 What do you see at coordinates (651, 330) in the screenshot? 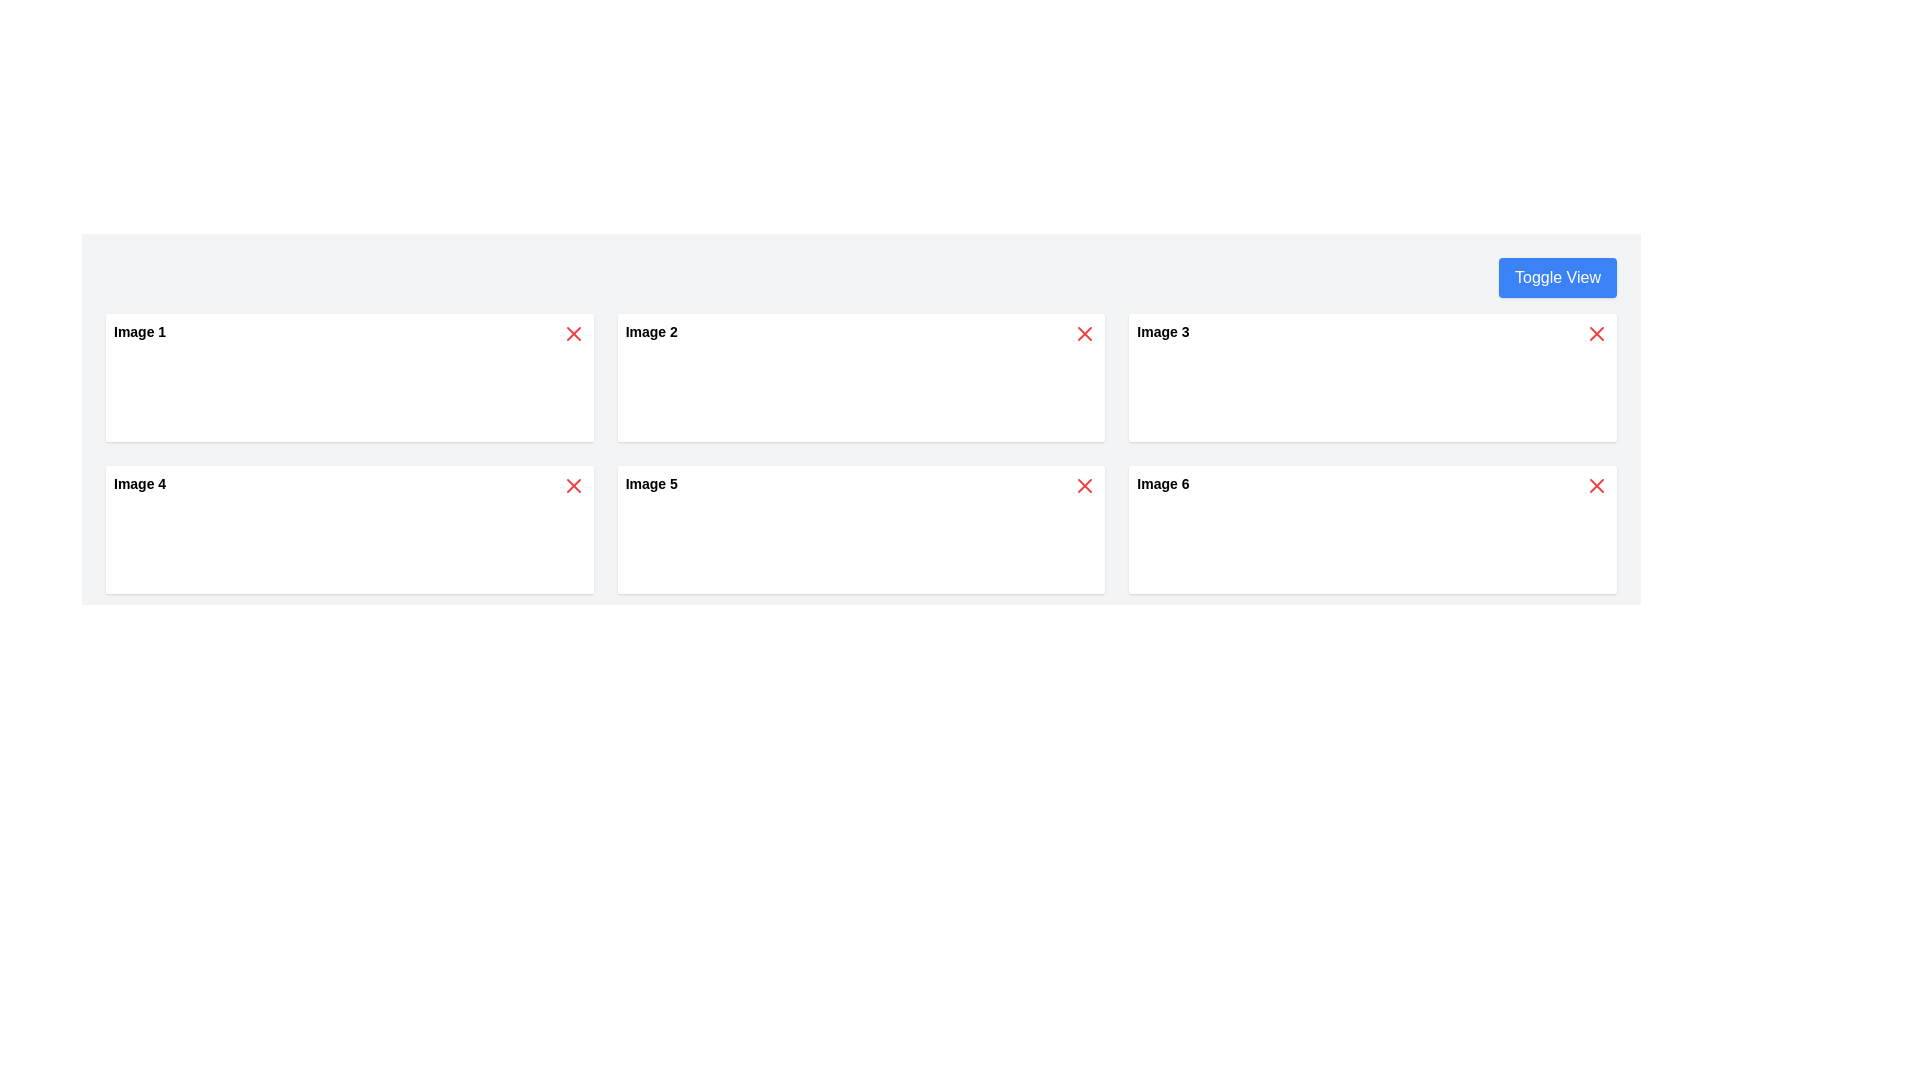
I see `the text label stating 'Image 2' located at the top-left corner of the second card in the upper row of the grid layout` at bounding box center [651, 330].